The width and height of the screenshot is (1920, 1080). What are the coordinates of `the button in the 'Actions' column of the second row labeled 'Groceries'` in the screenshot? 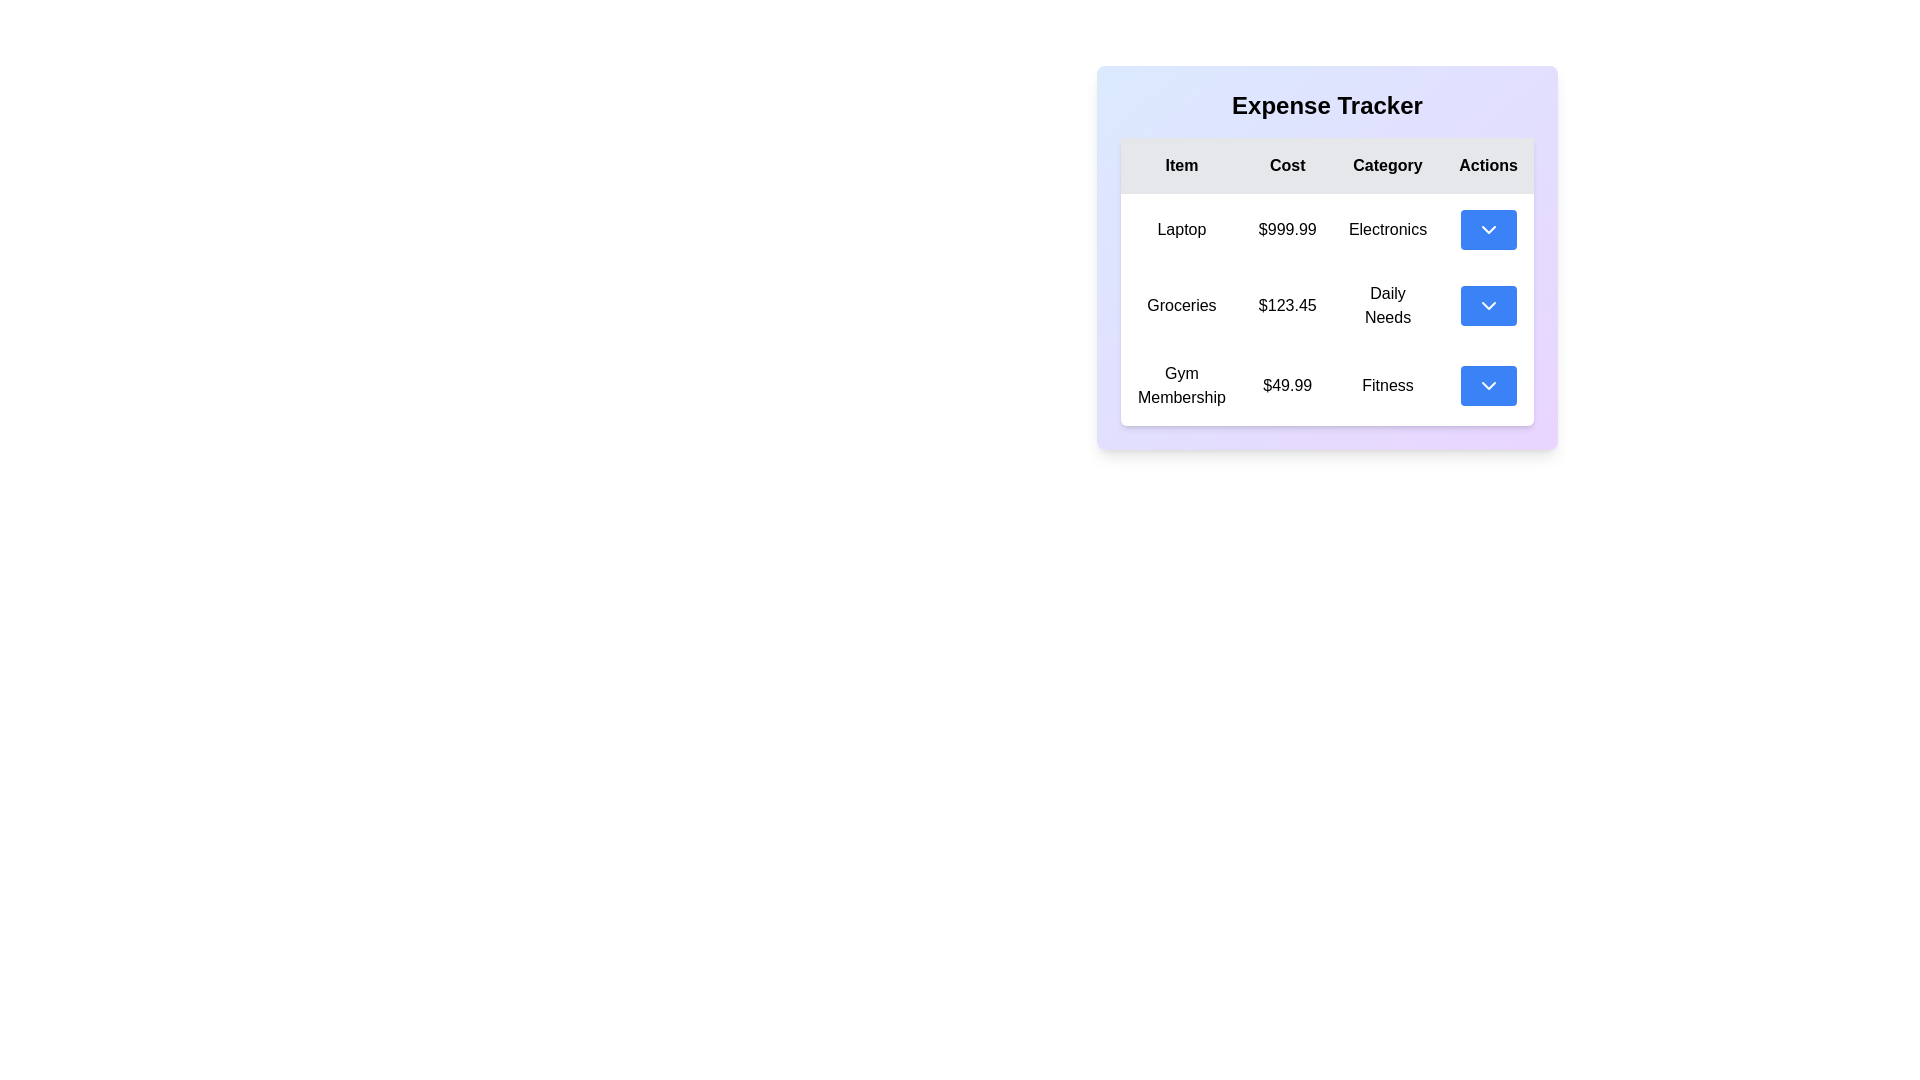 It's located at (1488, 305).